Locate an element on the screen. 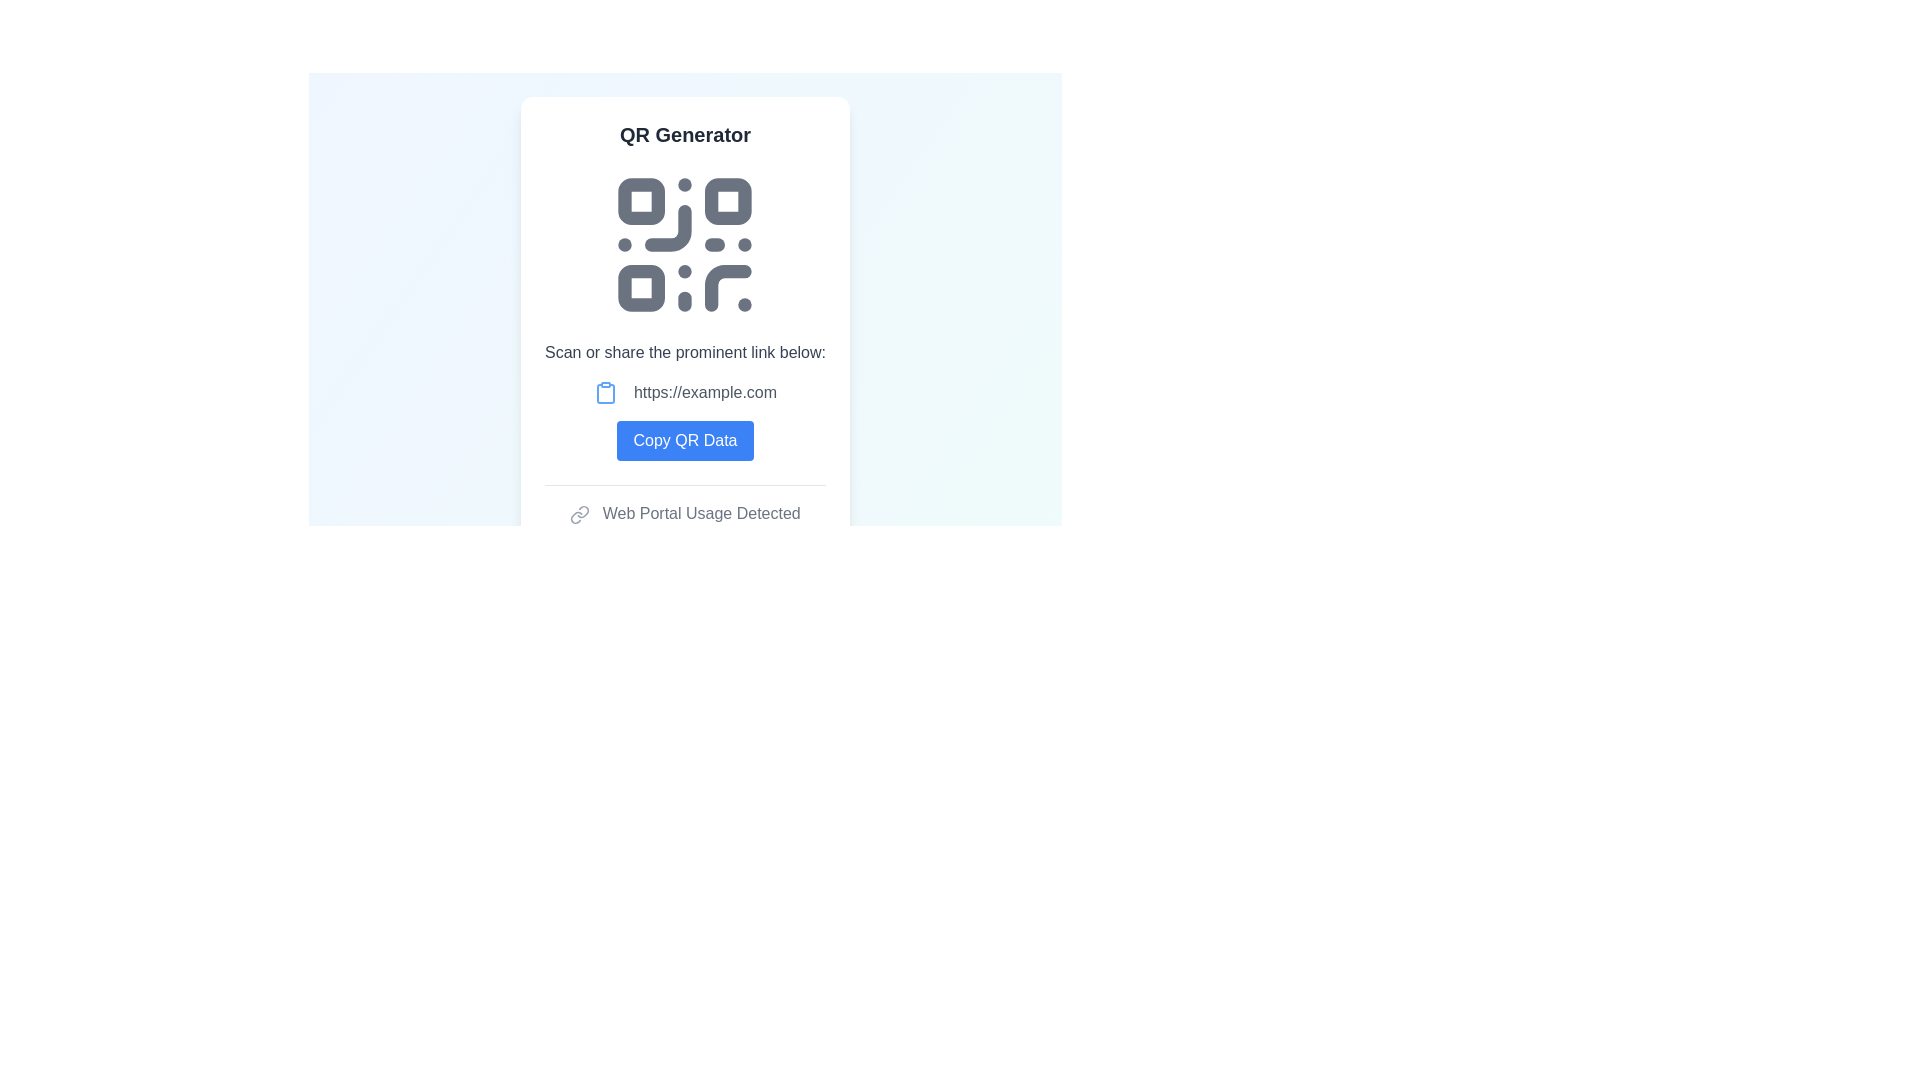  text content of the Text Display that shows the URL 'https://example.com', which is styled in gray and located in a row layout near the center of the interface is located at coordinates (705, 393).